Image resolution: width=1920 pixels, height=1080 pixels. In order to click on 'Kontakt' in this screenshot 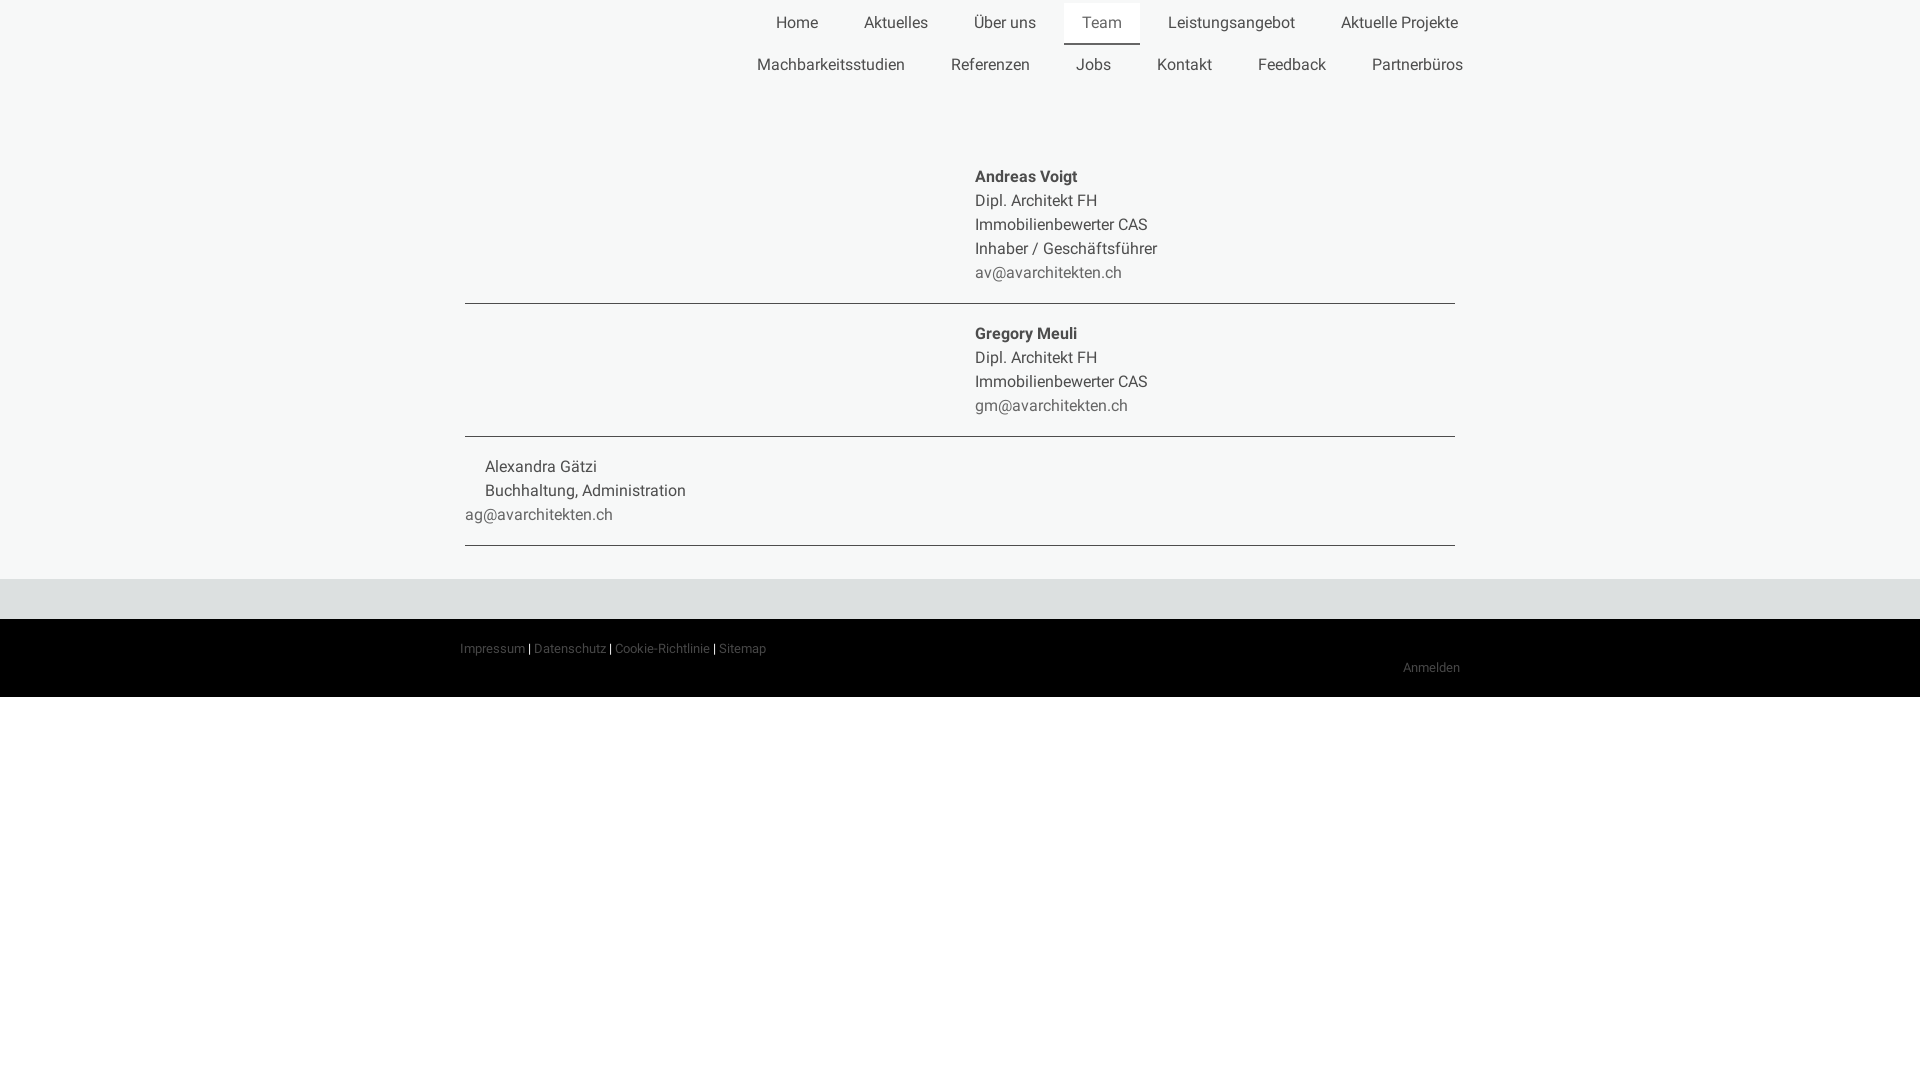, I will do `click(1184, 64)`.